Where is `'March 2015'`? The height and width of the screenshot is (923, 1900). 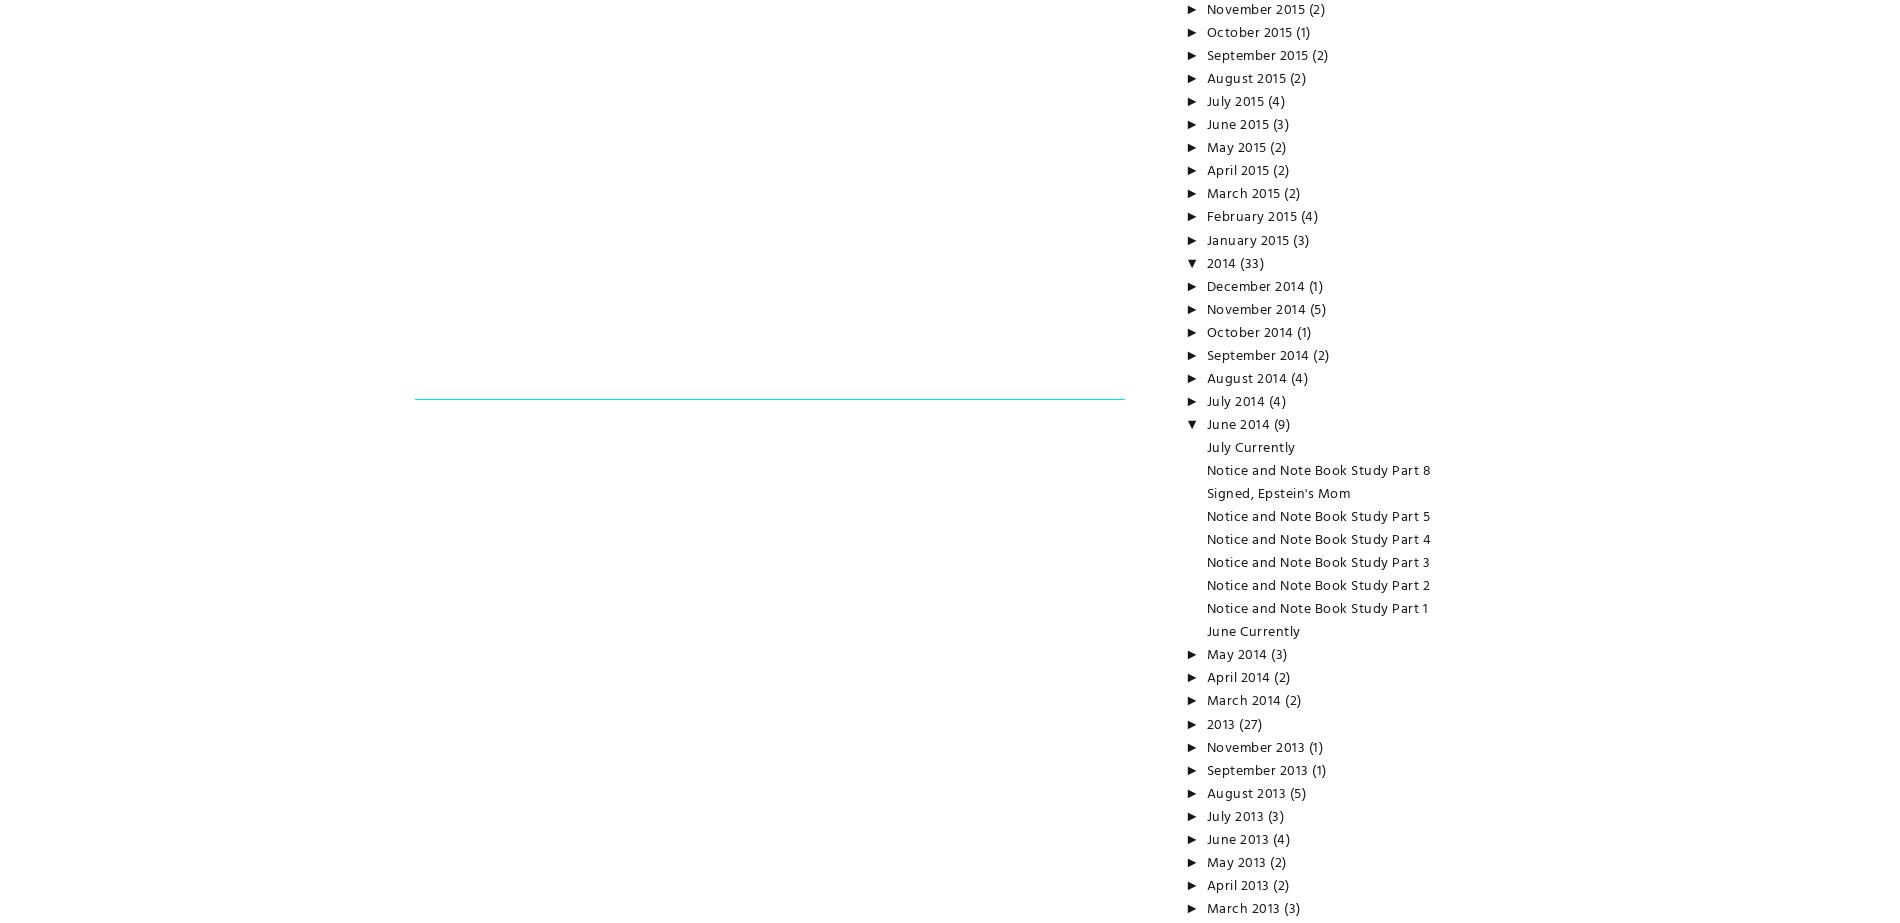
'March 2015' is located at coordinates (1244, 194).